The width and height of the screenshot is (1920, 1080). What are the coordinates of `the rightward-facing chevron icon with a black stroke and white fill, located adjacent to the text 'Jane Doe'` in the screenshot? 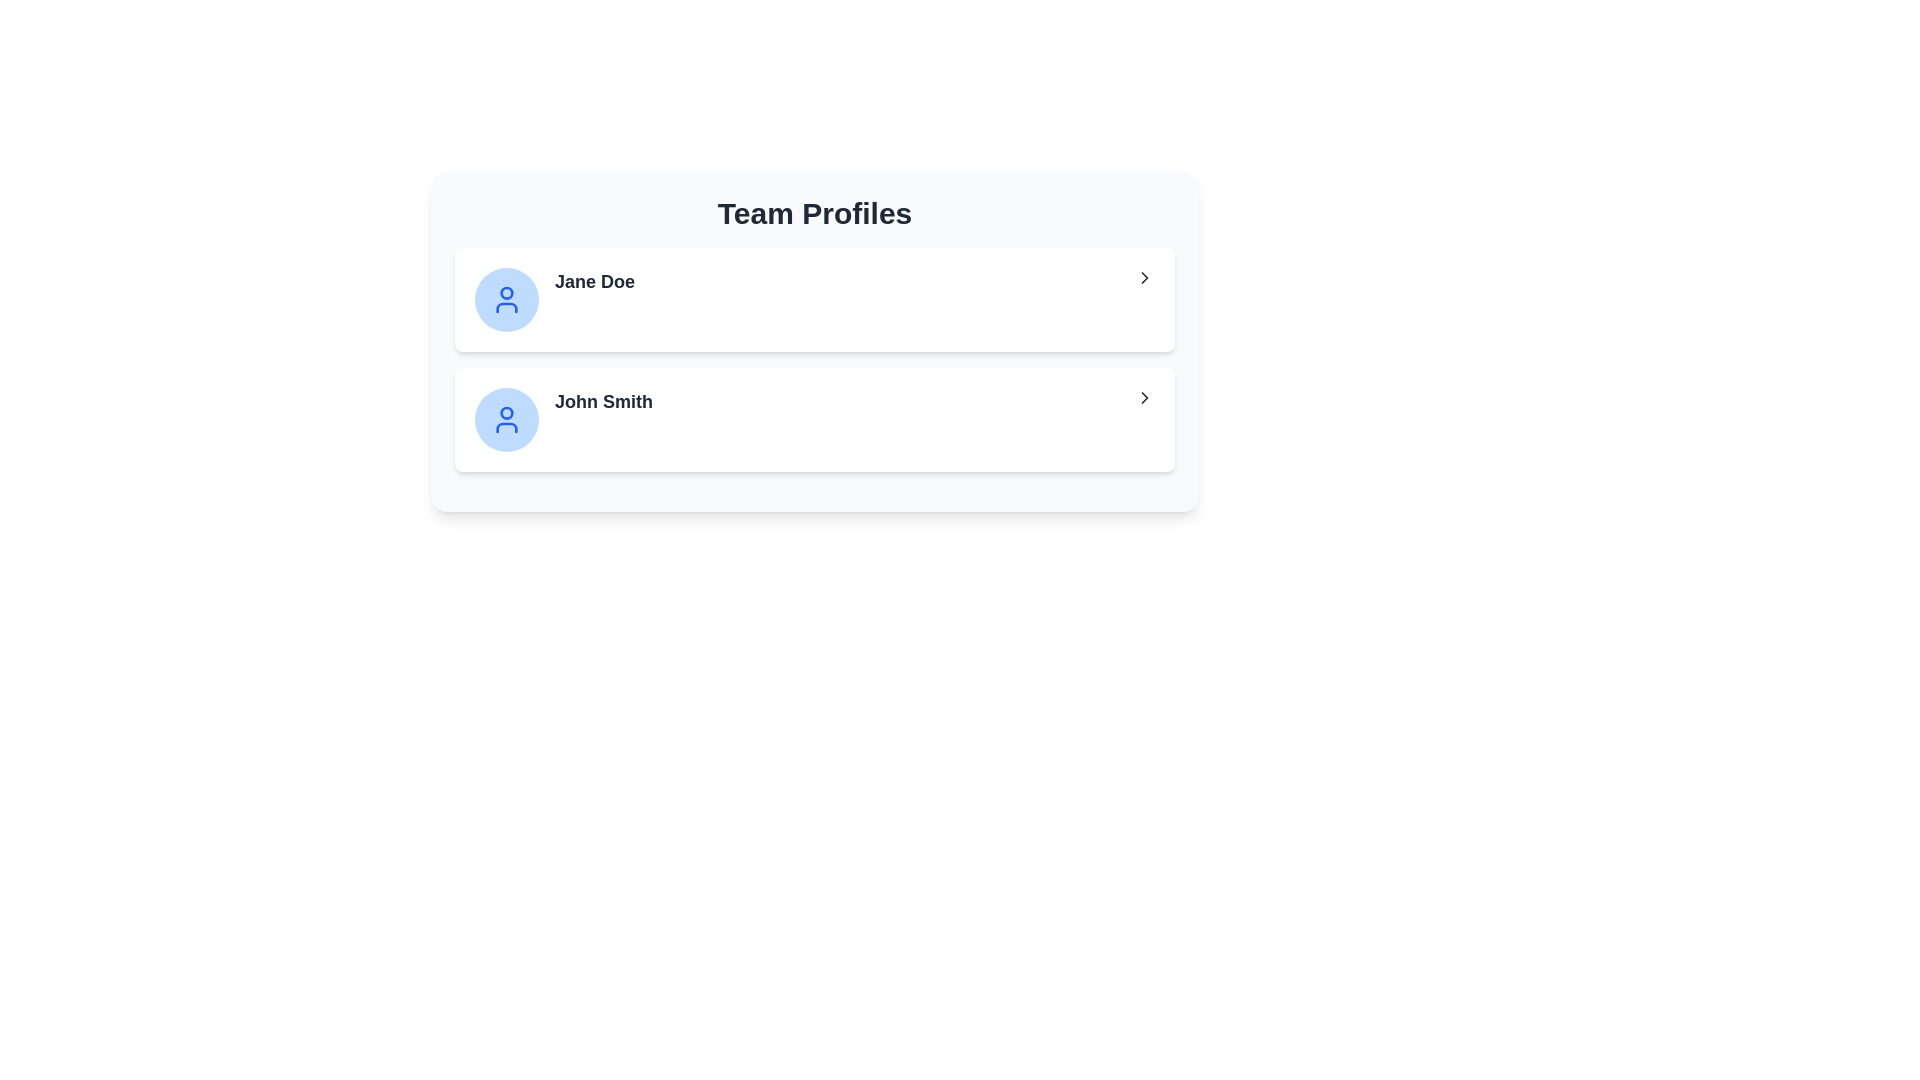 It's located at (1145, 277).